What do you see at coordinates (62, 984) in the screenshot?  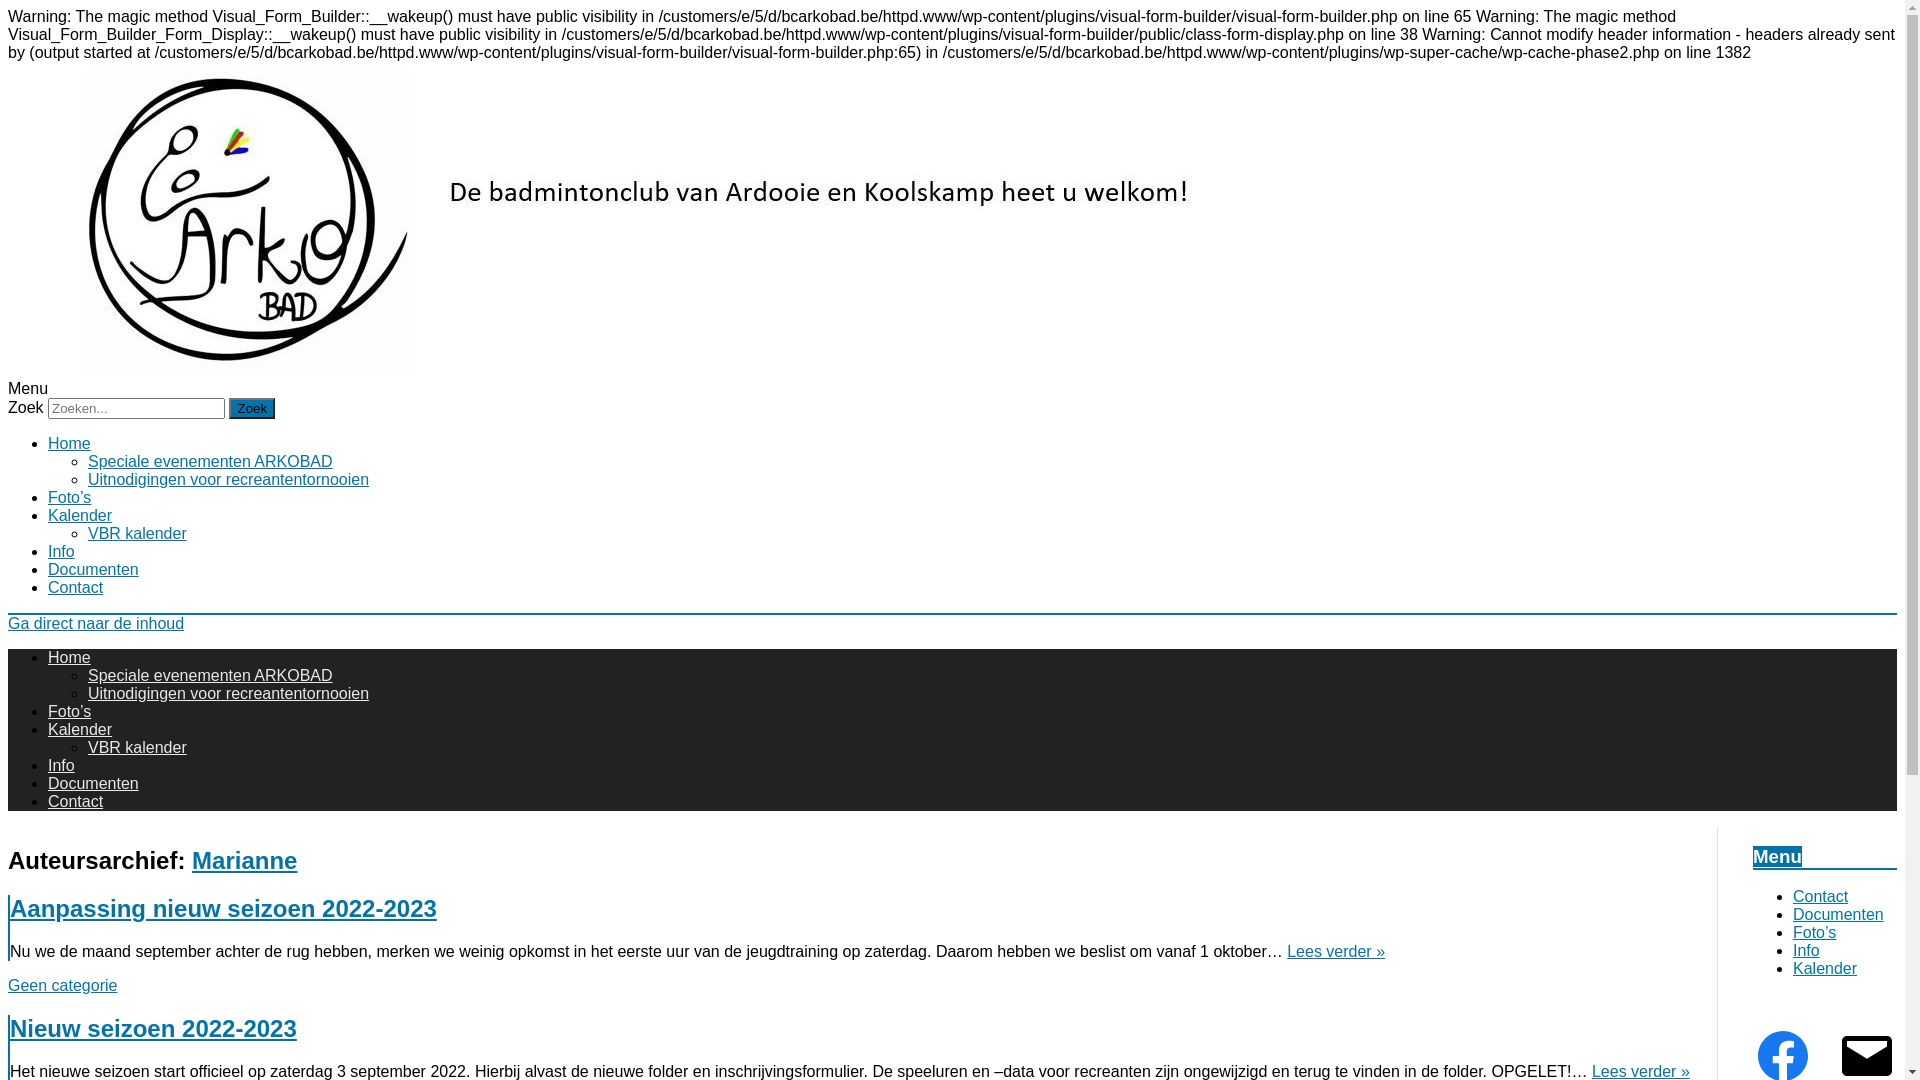 I see `'Geen categorie'` at bounding box center [62, 984].